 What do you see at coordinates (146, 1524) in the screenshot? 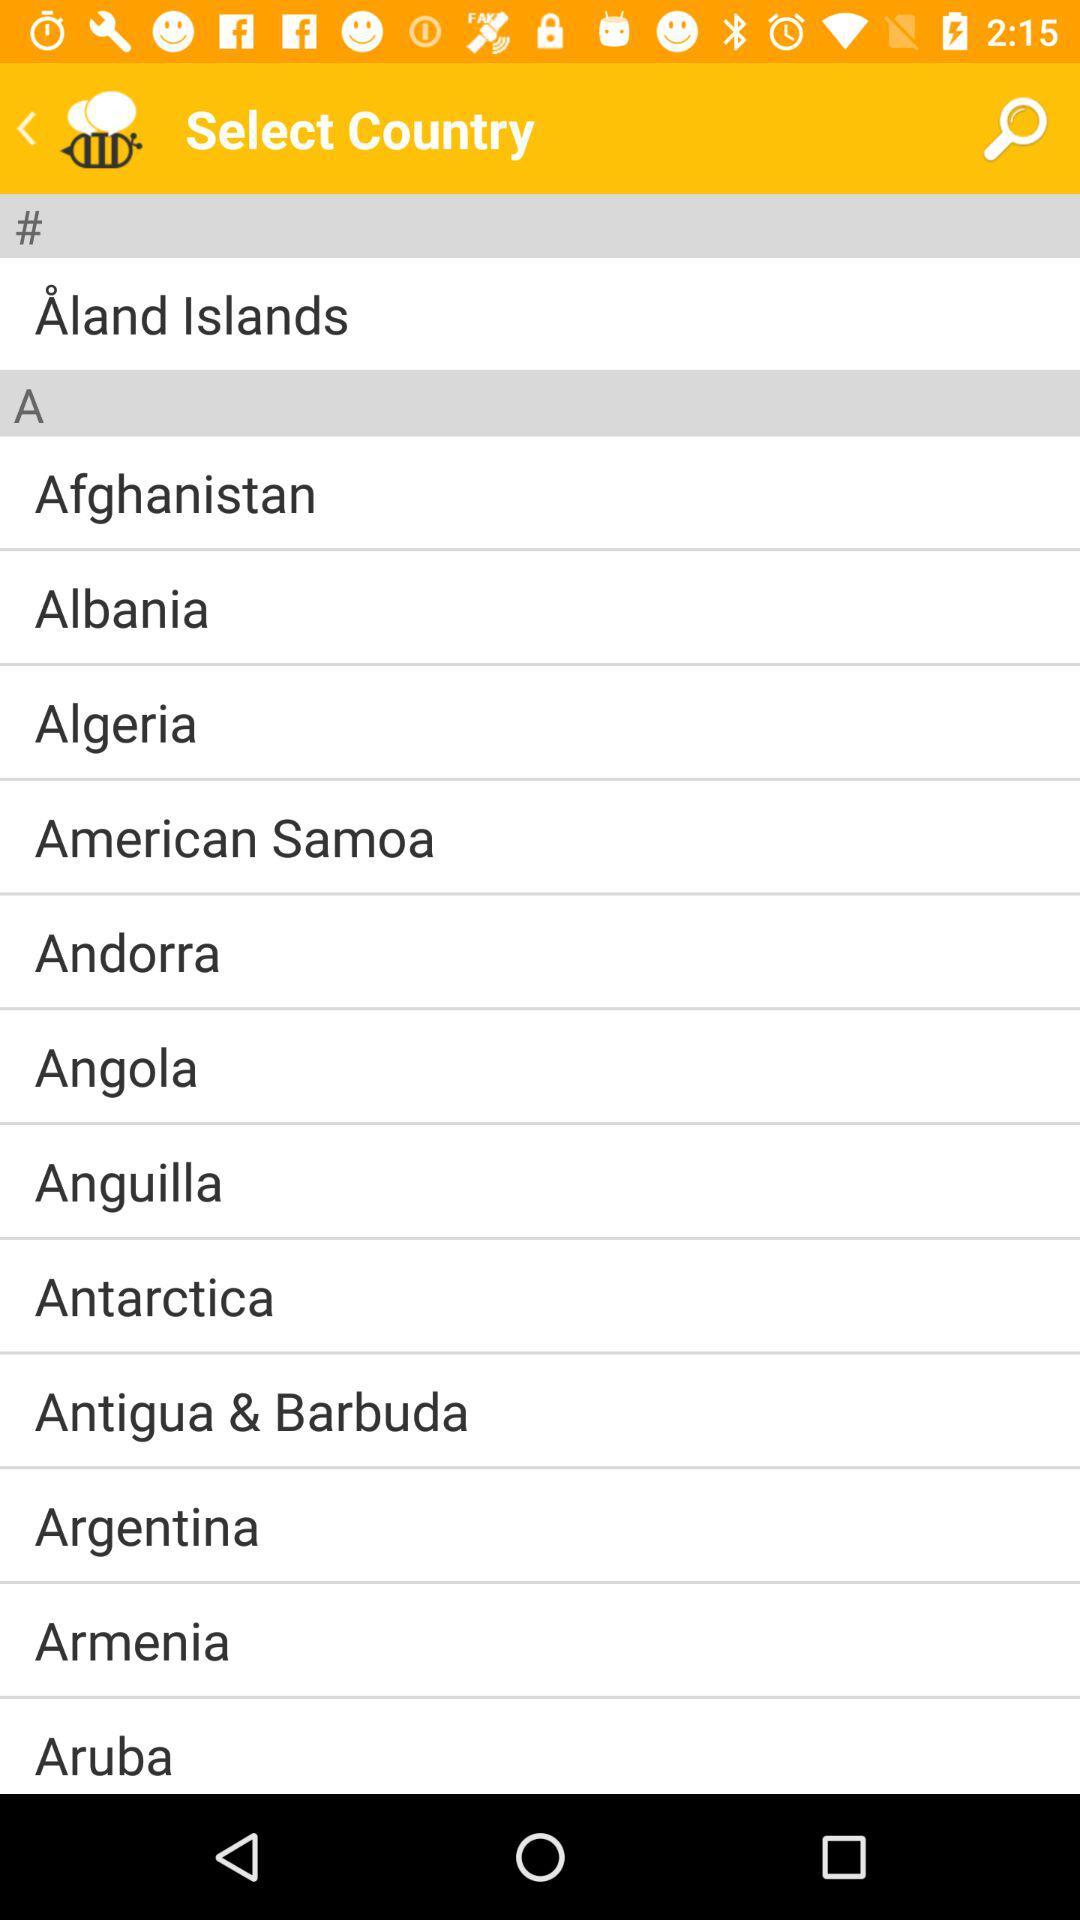
I see `the argentina` at bounding box center [146, 1524].